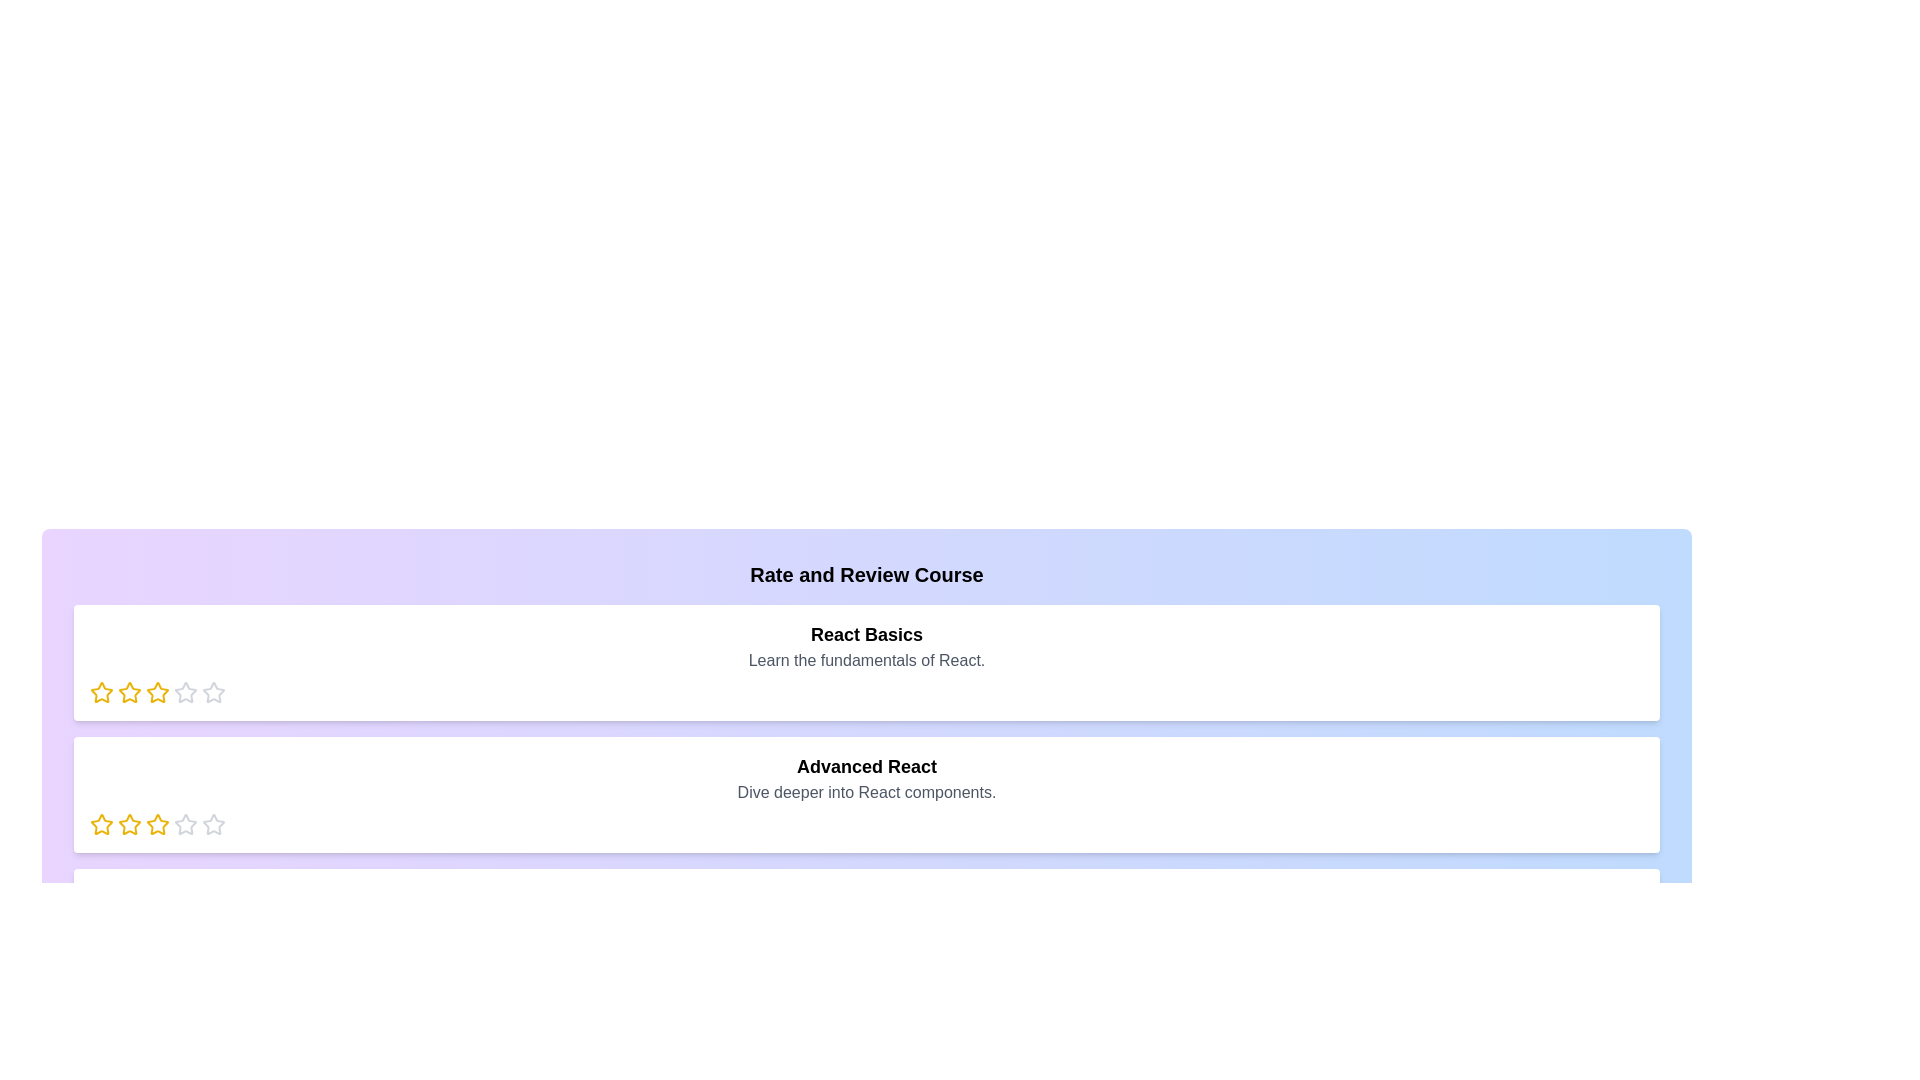 The image size is (1920, 1080). I want to click on the fourth interactive star icon in the rating component below 'Advanced React', so click(157, 825).